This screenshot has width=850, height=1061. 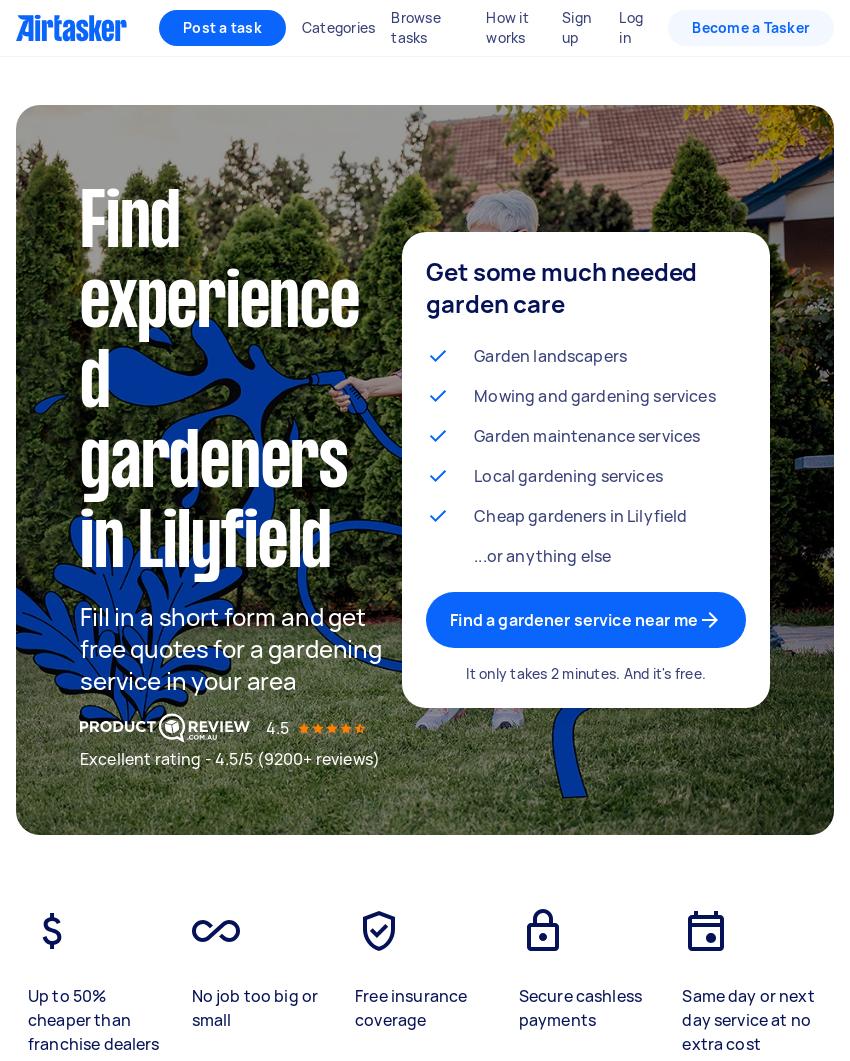 I want to click on 'Become a Tasker', so click(x=690, y=27).